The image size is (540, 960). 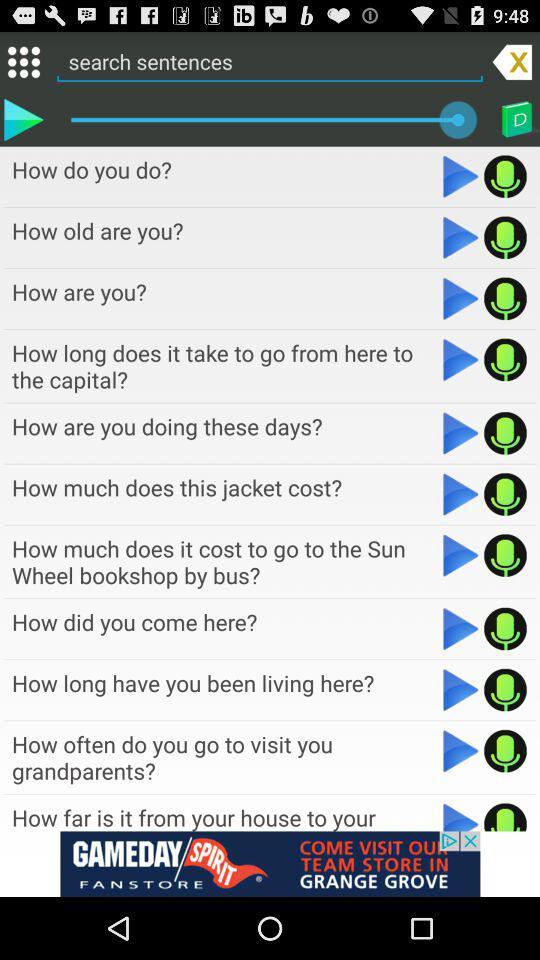 I want to click on sentence, so click(x=461, y=175).